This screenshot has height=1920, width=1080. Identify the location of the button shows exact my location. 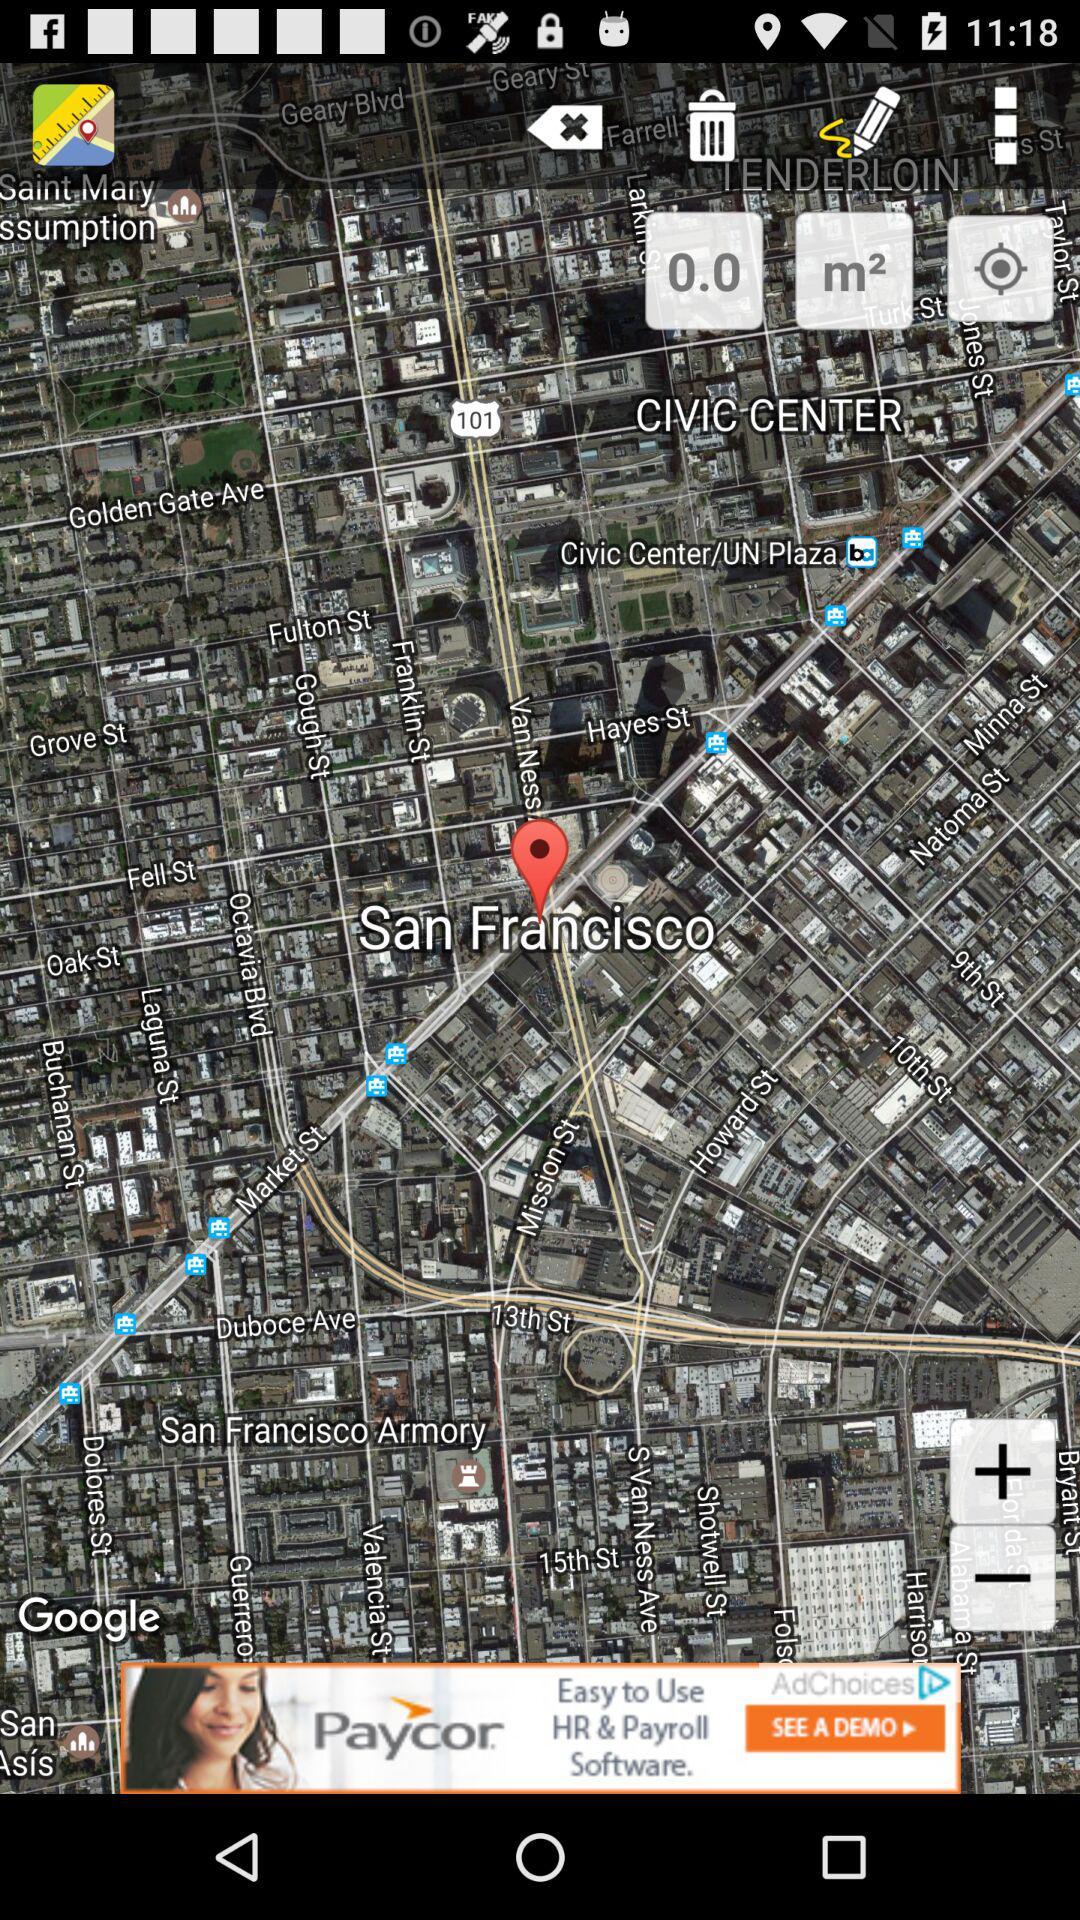
(1000, 267).